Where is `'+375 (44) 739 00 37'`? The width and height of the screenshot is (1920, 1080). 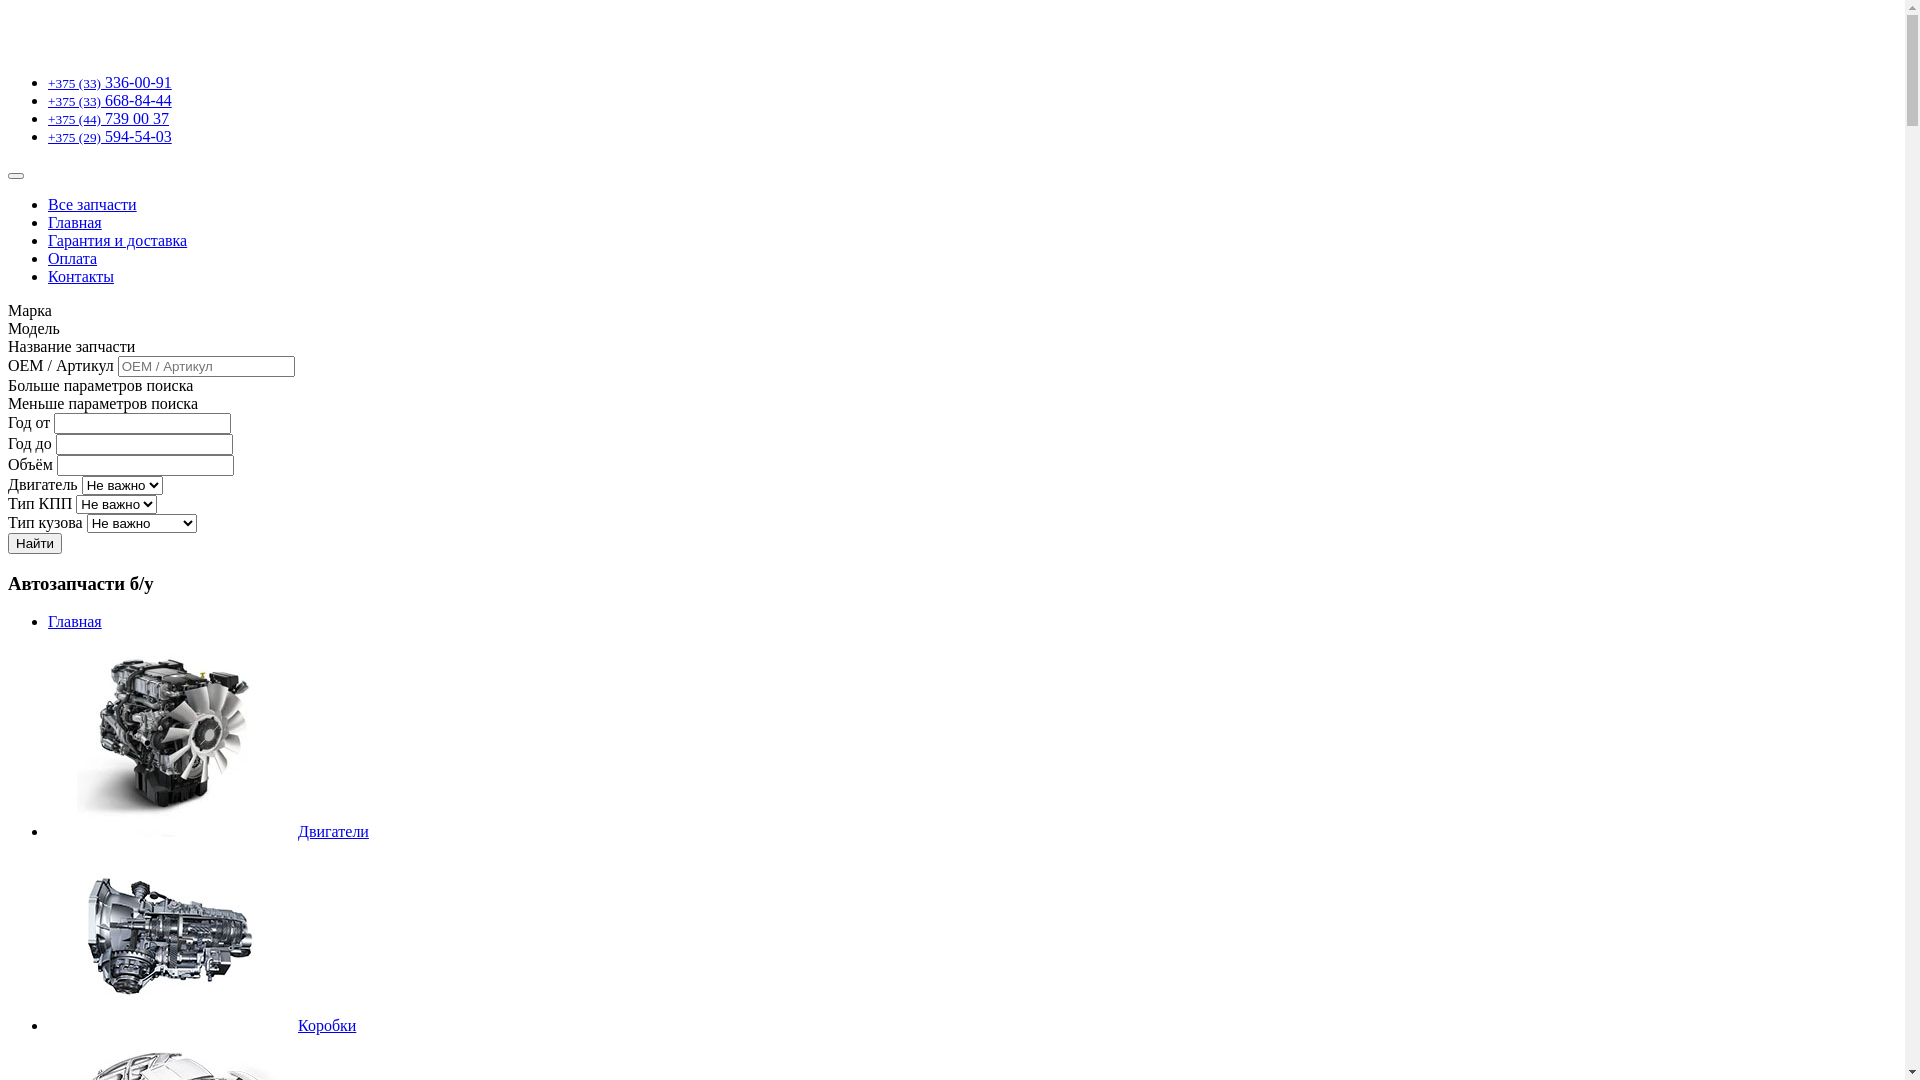 '+375 (44) 739 00 37' is located at coordinates (48, 118).